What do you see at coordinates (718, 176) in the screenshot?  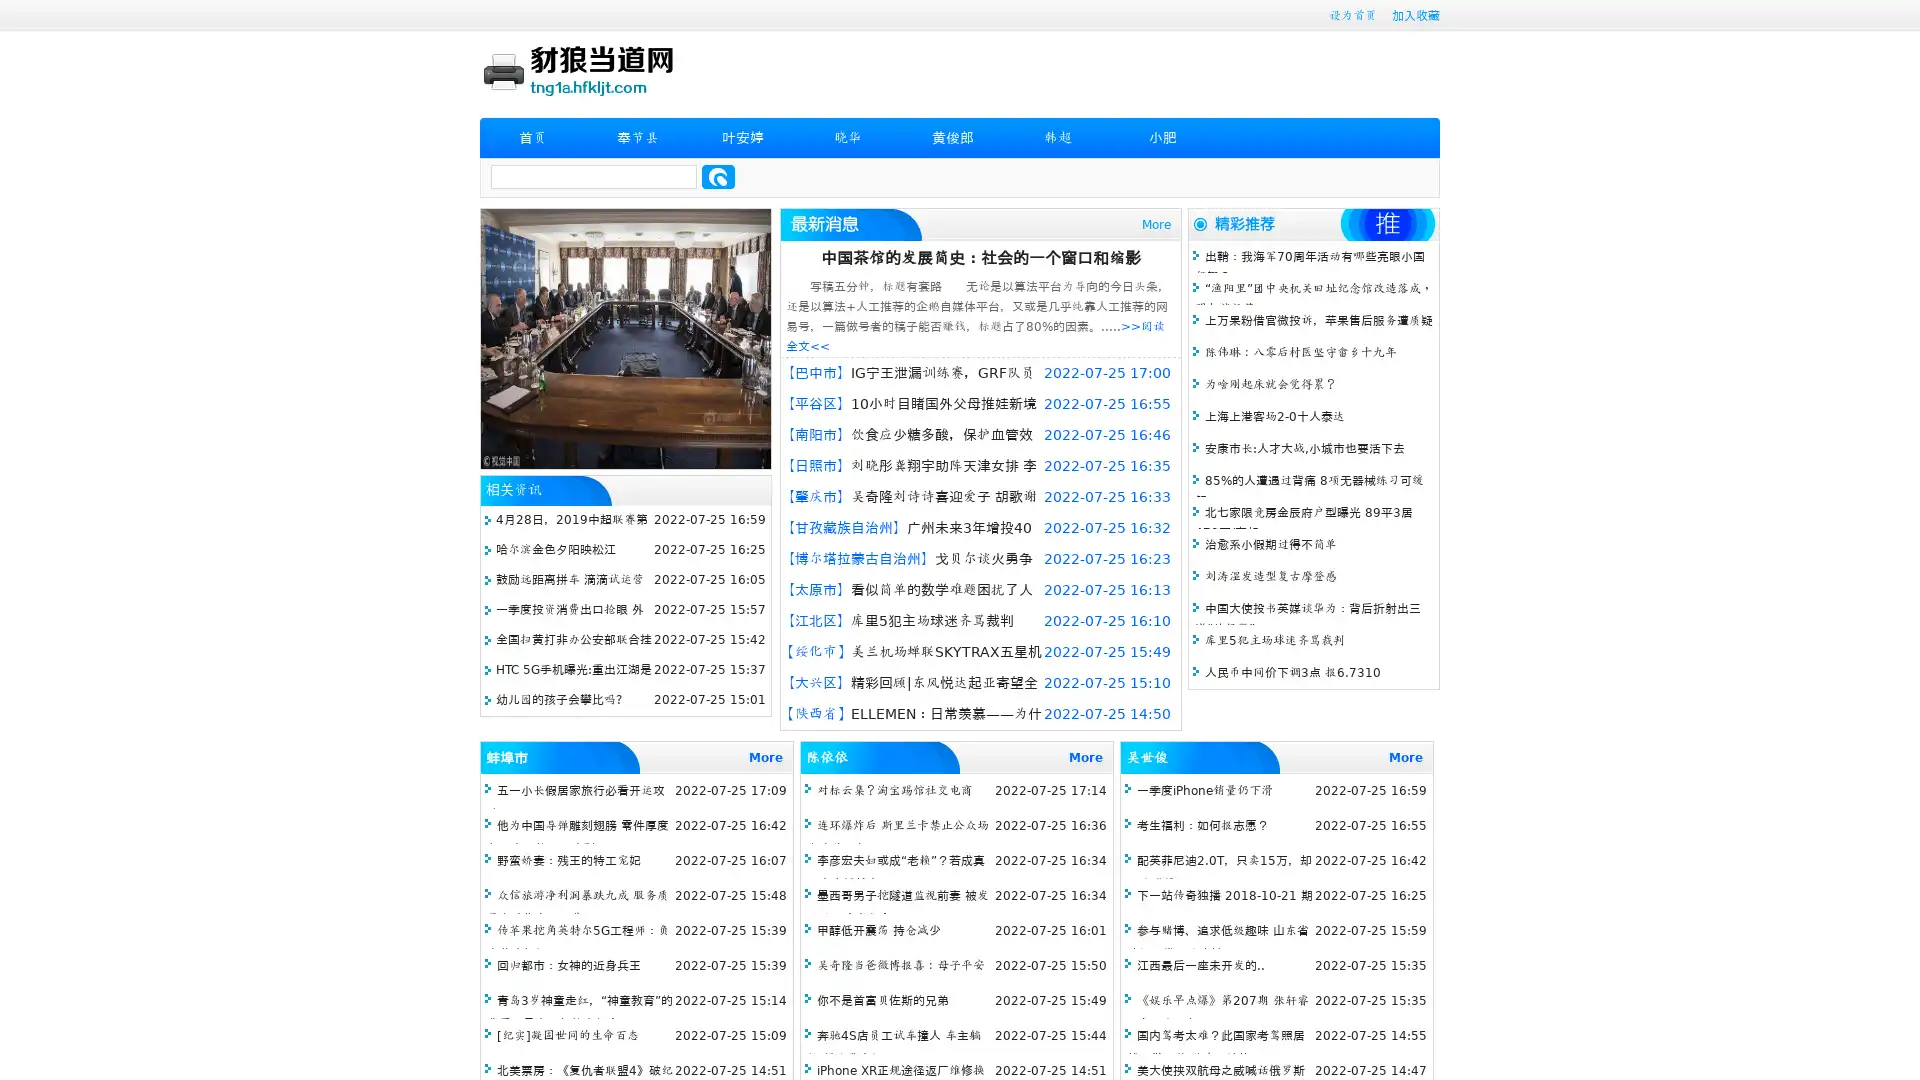 I see `Search` at bounding box center [718, 176].